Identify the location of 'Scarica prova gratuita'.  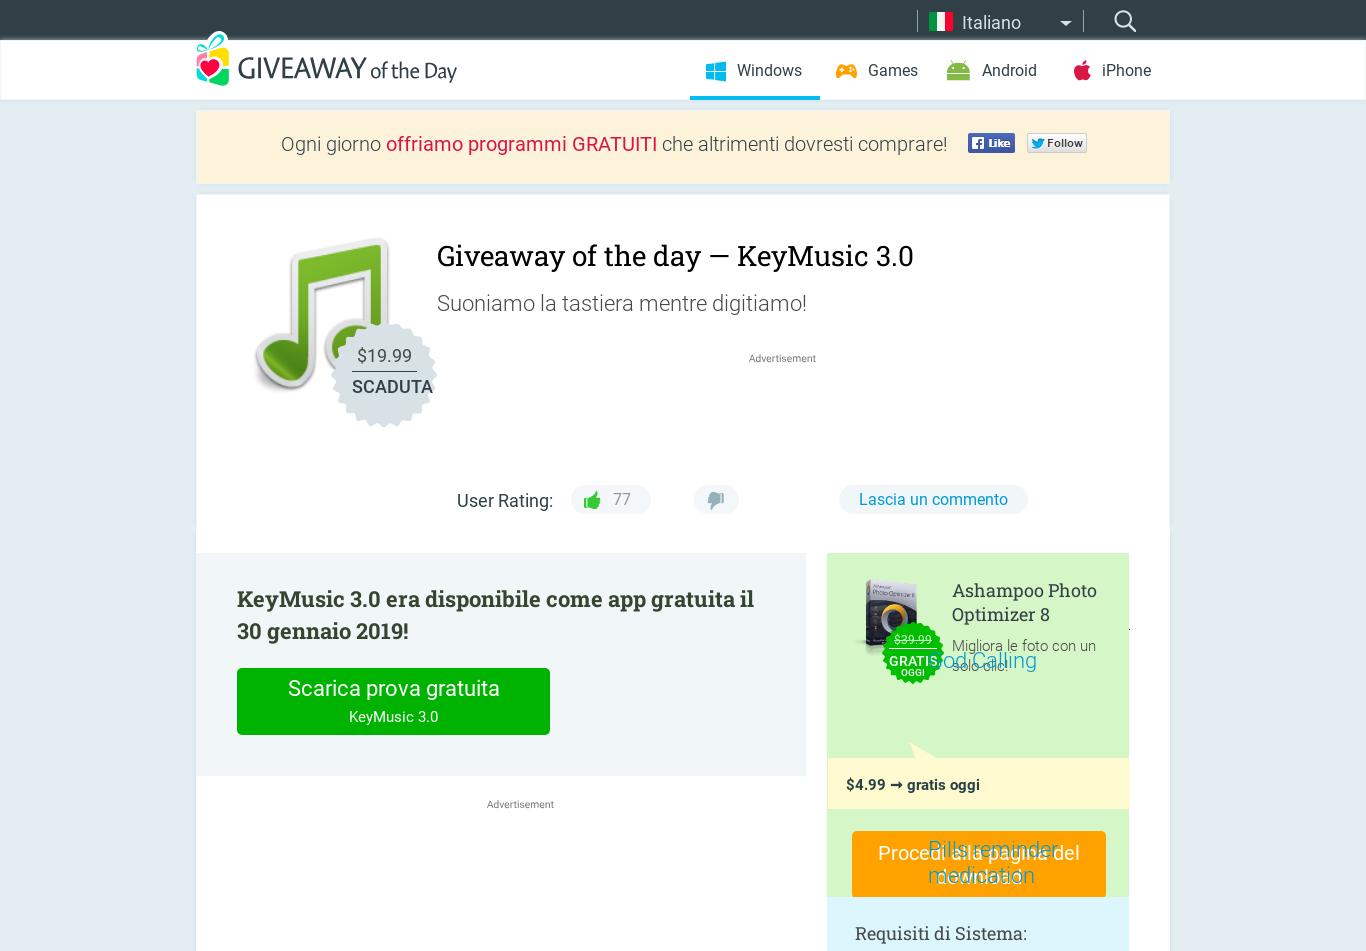
(391, 686).